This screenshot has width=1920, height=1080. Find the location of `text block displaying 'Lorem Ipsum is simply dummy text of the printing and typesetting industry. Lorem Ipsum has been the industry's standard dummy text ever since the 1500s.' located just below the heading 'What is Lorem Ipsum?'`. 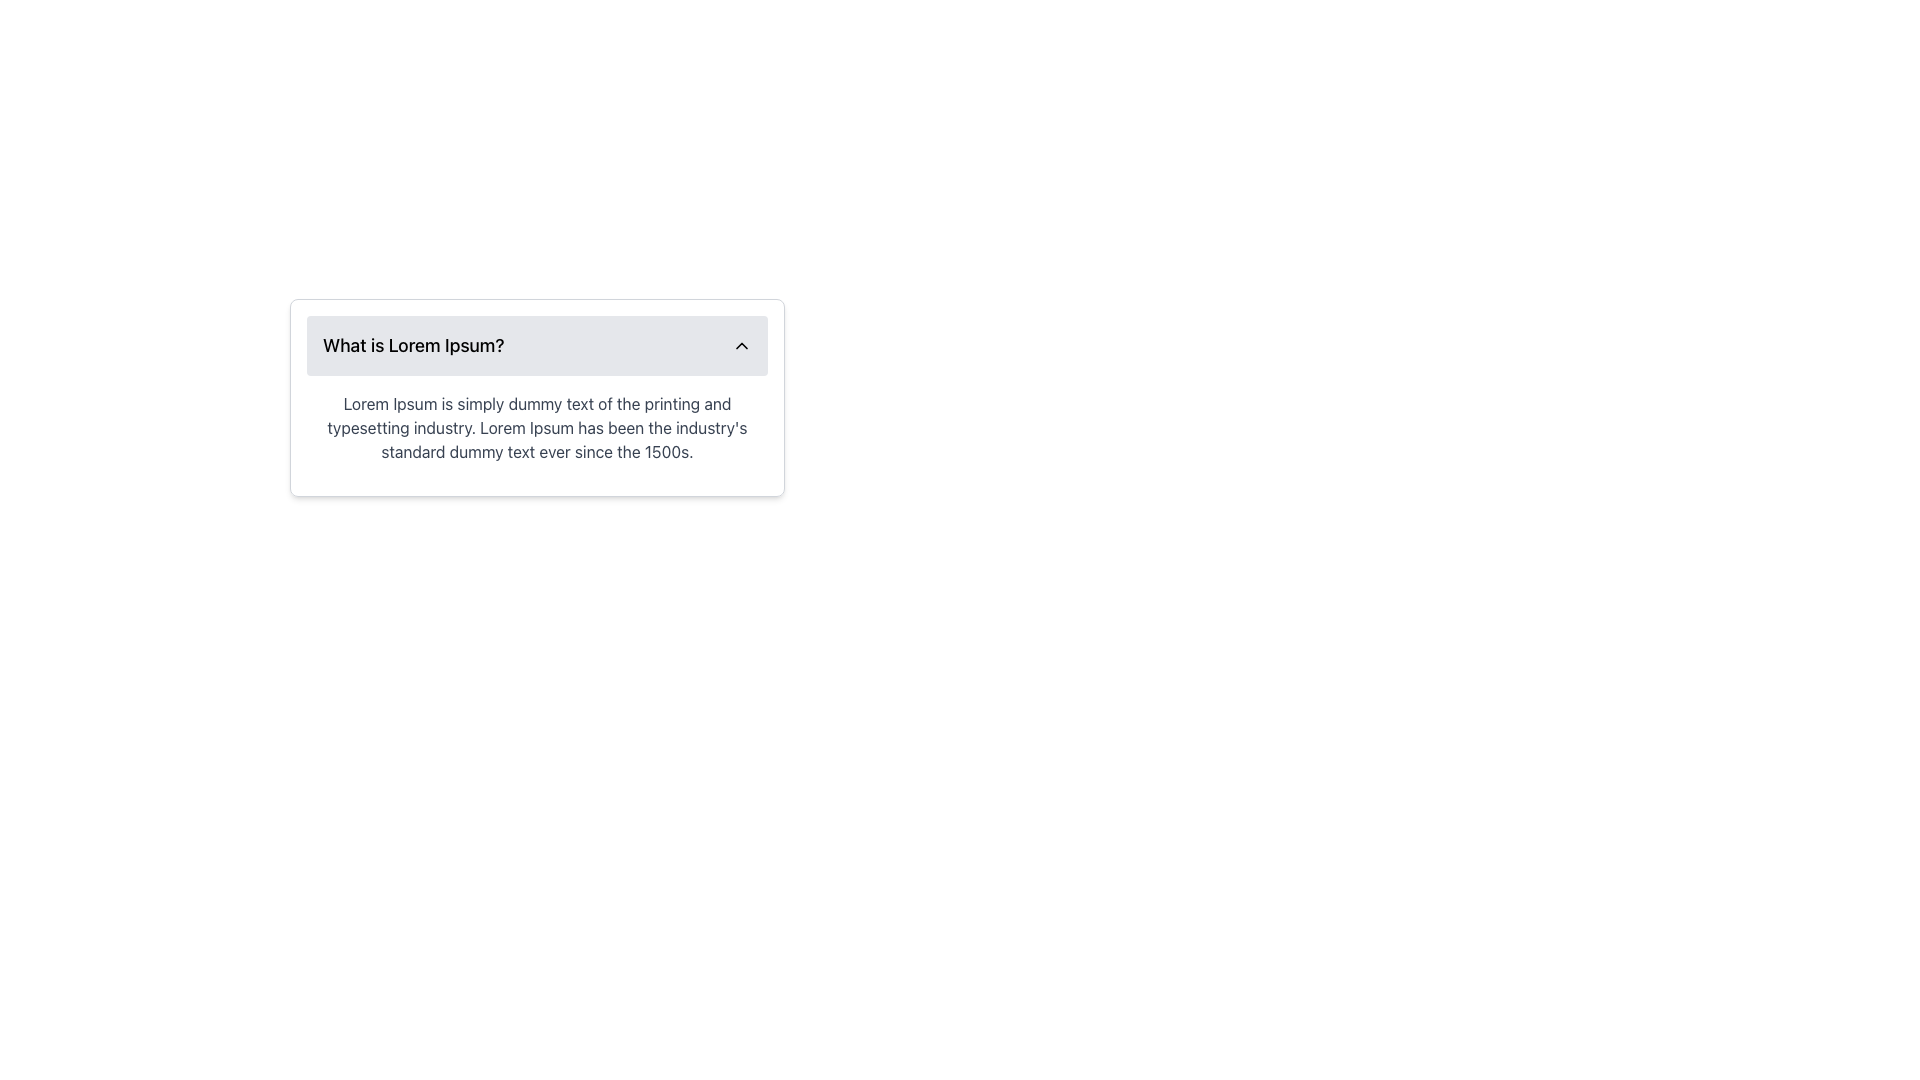

text block displaying 'Lorem Ipsum is simply dummy text of the printing and typesetting industry. Lorem Ipsum has been the industry's standard dummy text ever since the 1500s.' located just below the heading 'What is Lorem Ipsum?' is located at coordinates (537, 427).